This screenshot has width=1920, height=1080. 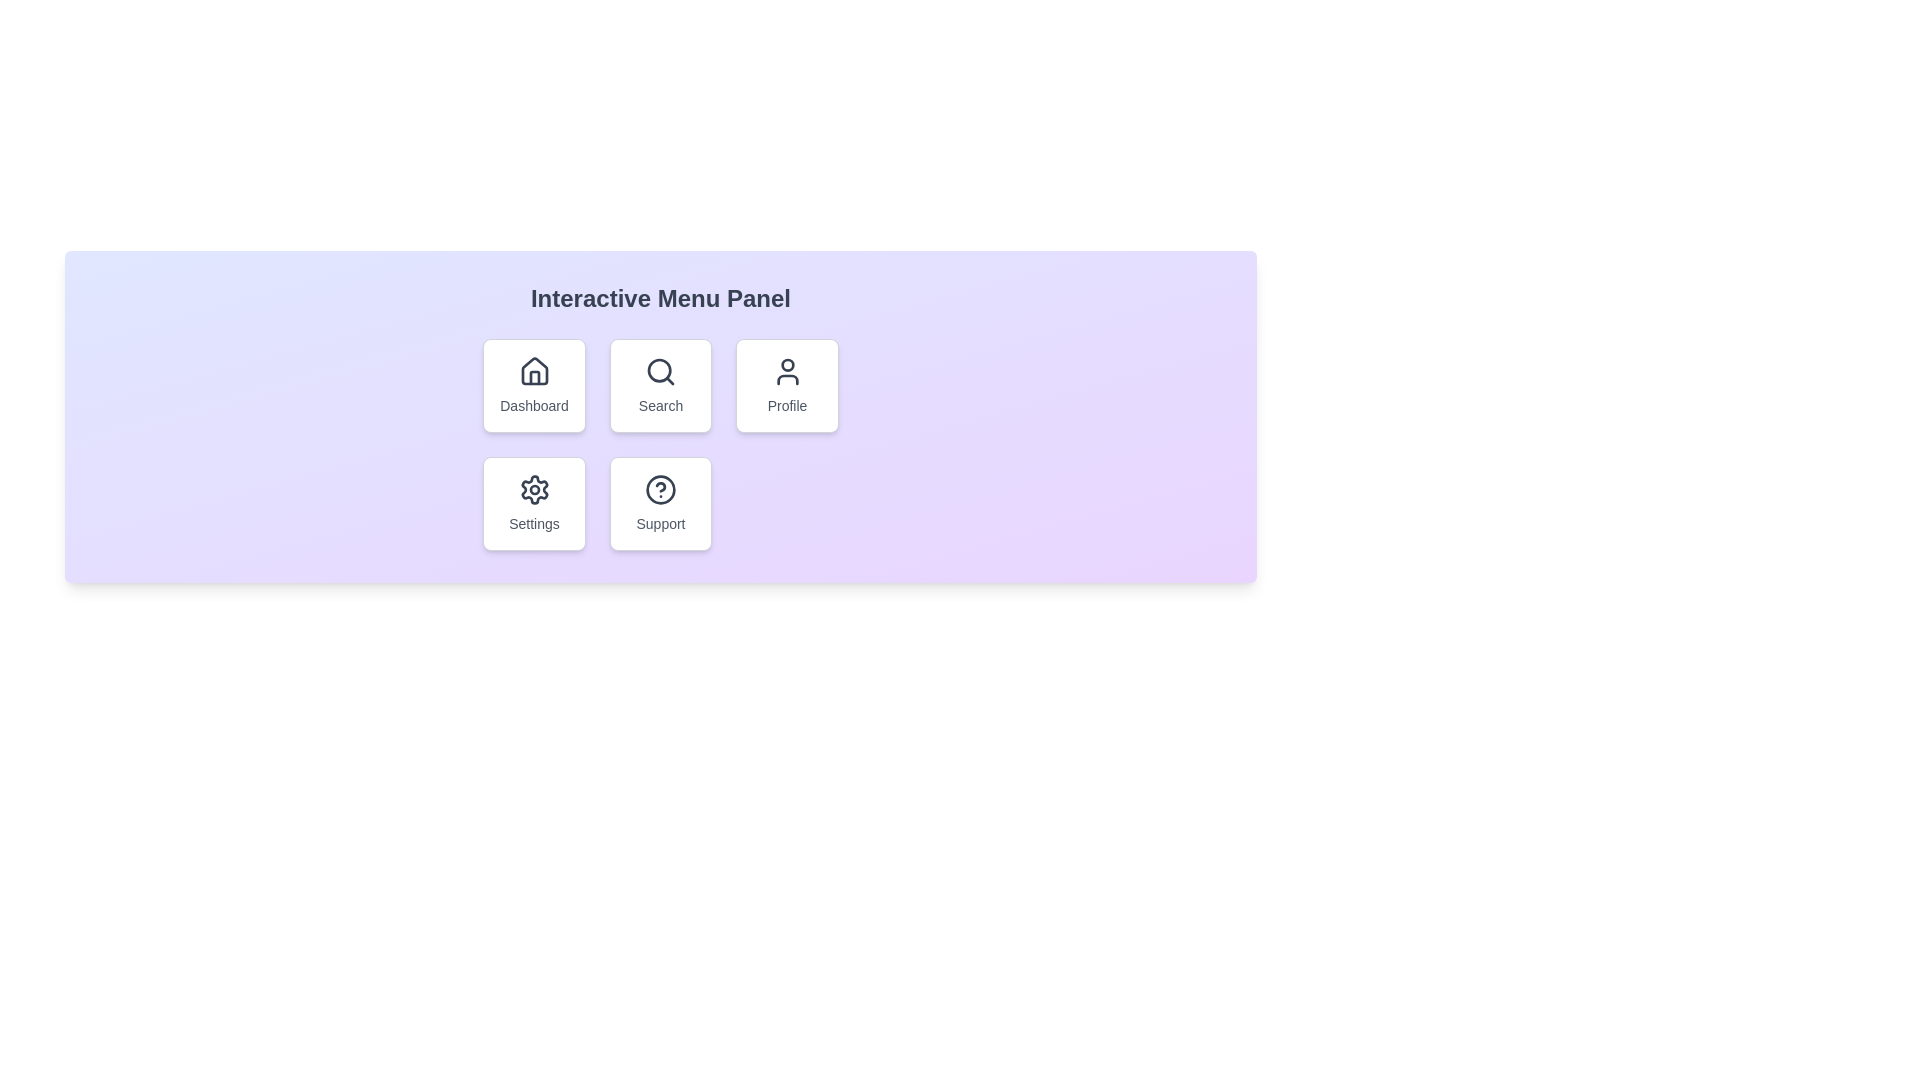 What do you see at coordinates (534, 371) in the screenshot?
I see `the 'Home' icon located in the top-left section of the grid containing six icons to navigate to the main dashboard` at bounding box center [534, 371].